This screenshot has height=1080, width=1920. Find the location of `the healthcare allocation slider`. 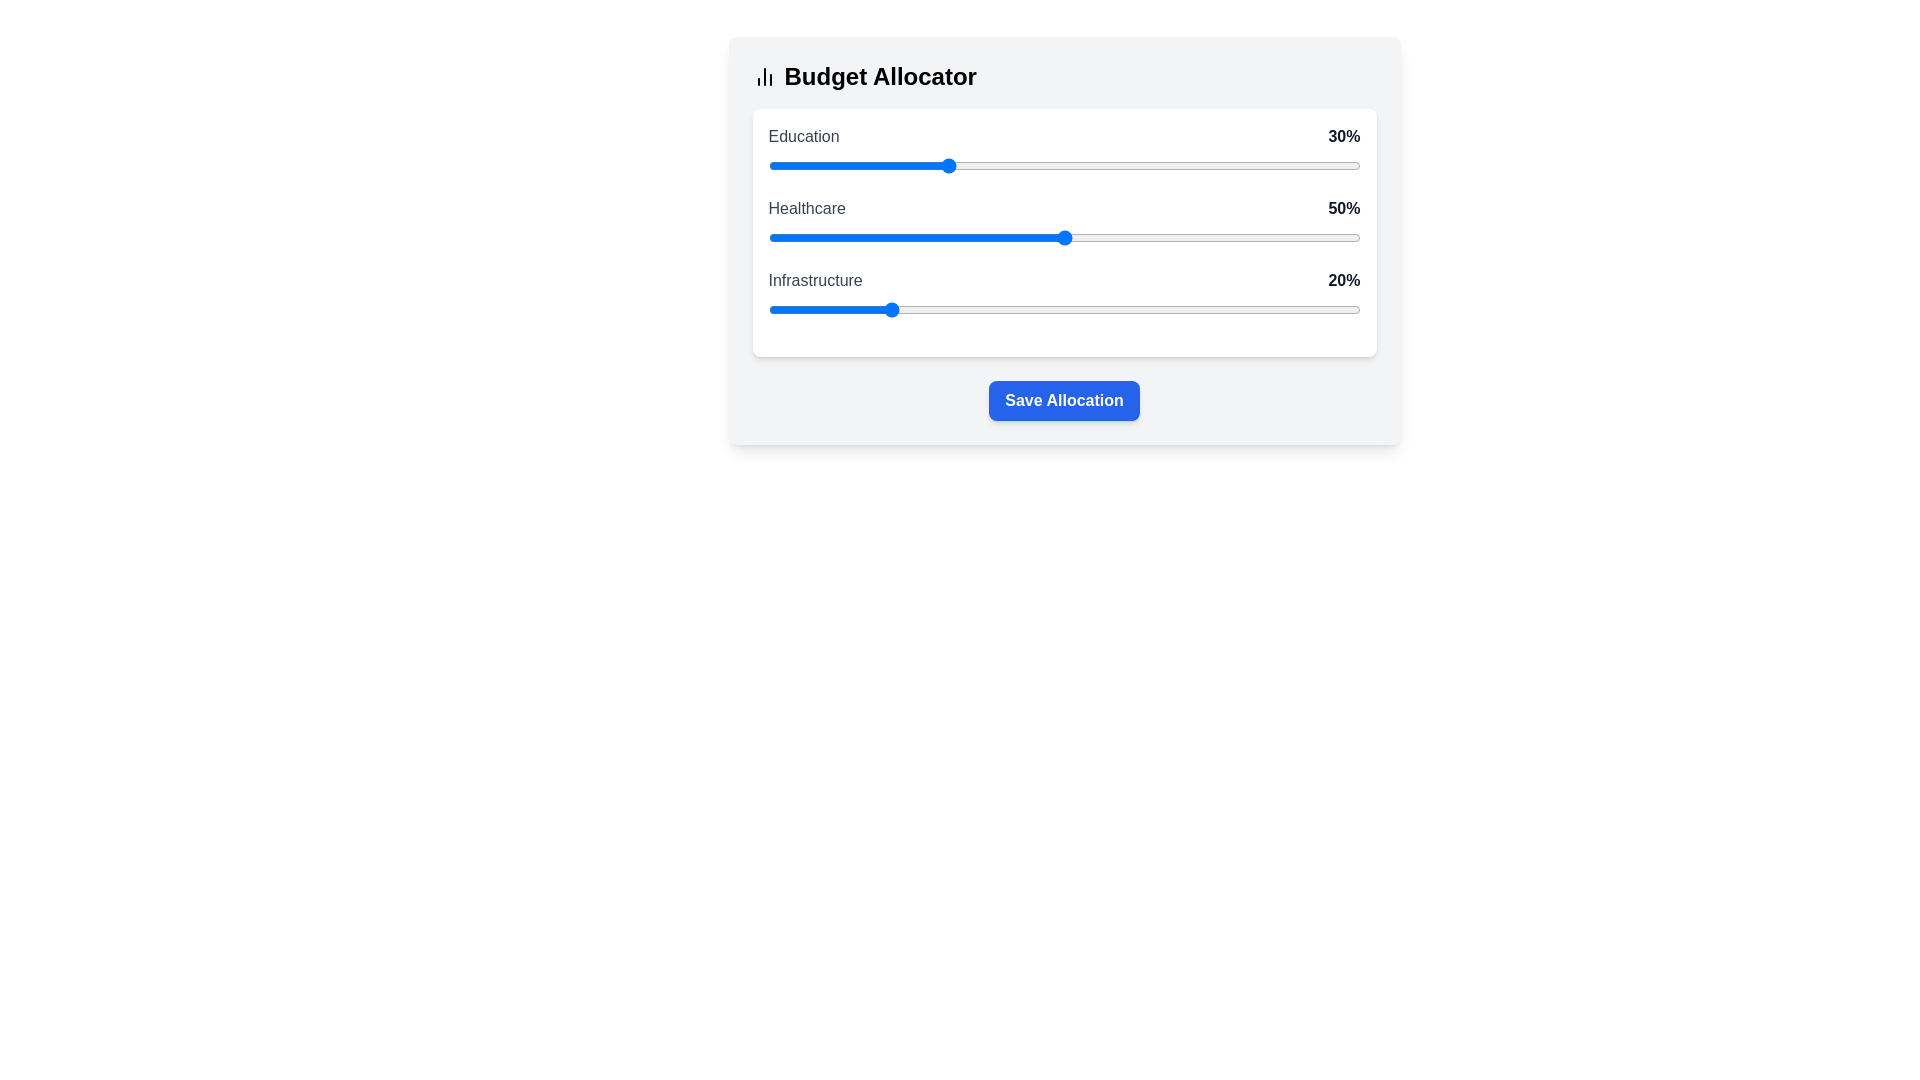

the healthcare allocation slider is located at coordinates (1093, 237).